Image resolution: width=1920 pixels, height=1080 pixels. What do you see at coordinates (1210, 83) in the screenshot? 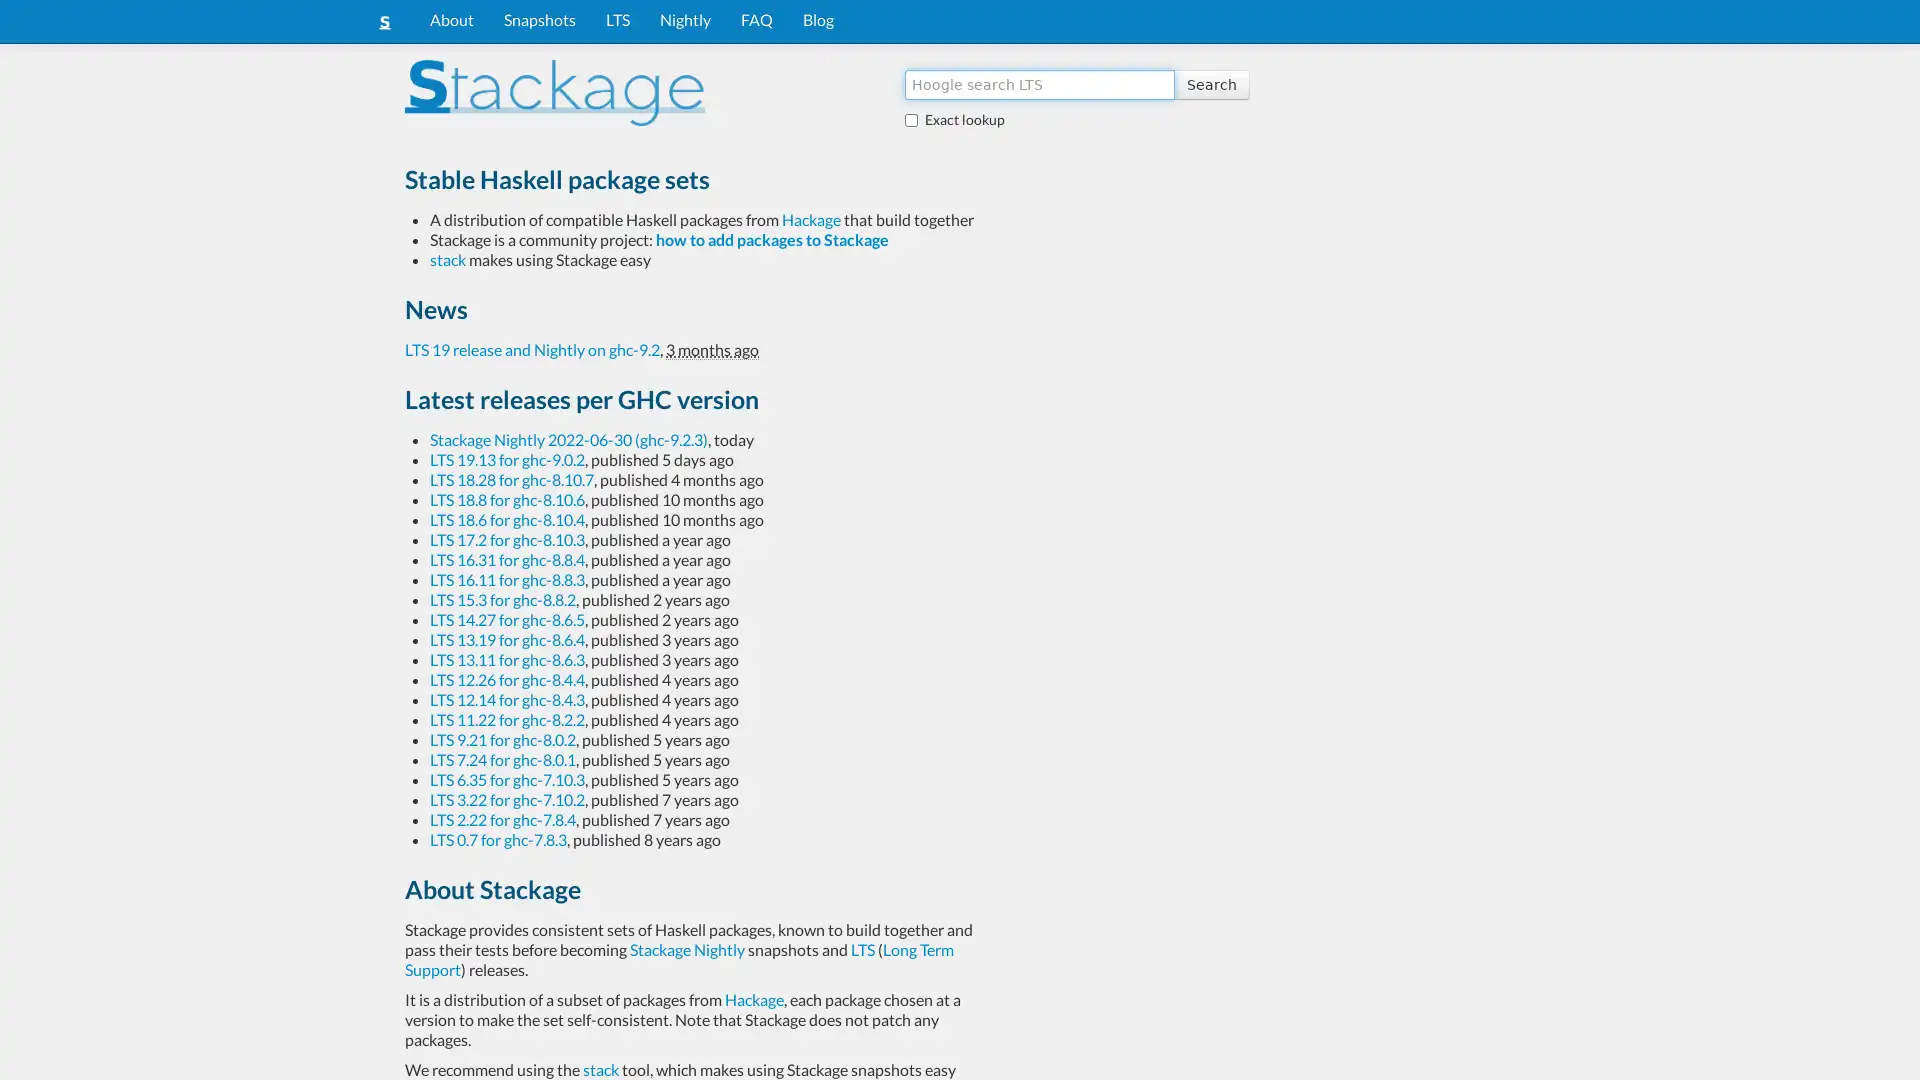
I see `Search` at bounding box center [1210, 83].